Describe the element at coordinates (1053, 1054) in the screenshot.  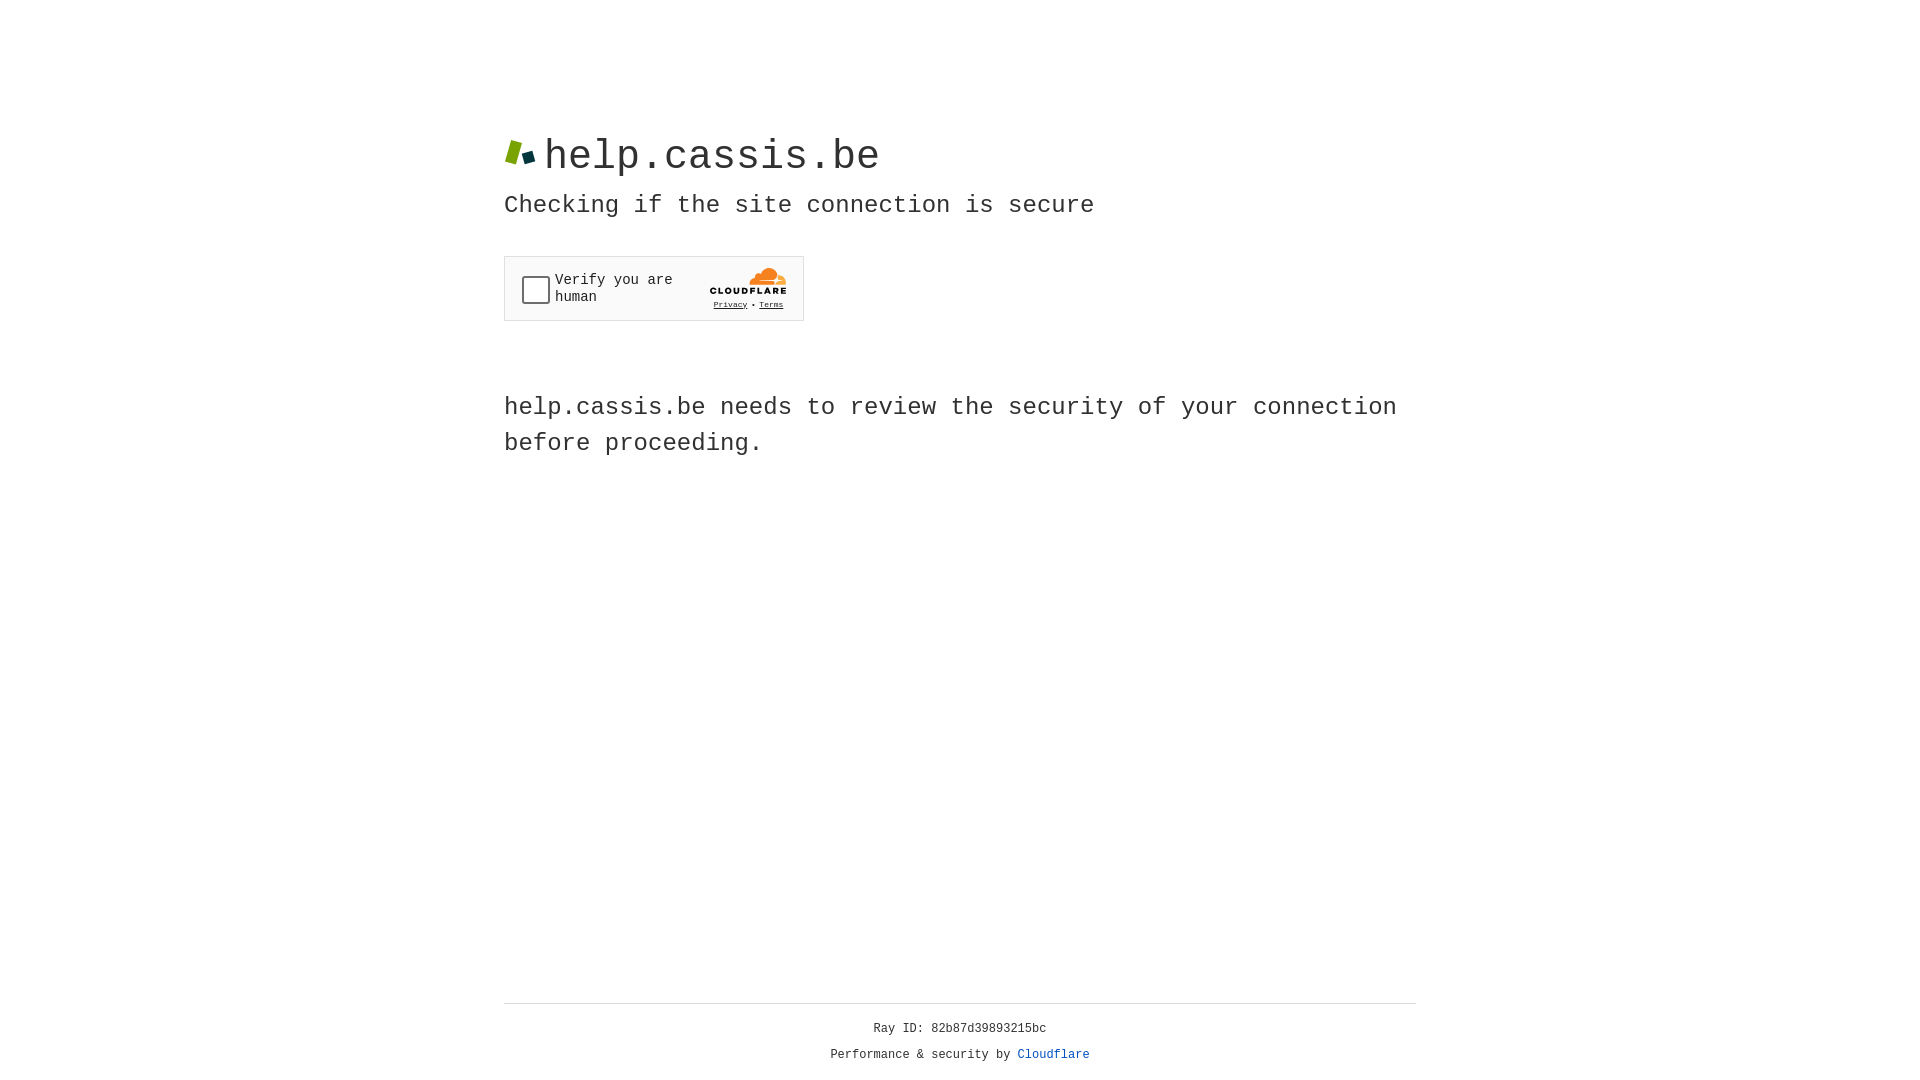
I see `'Cloudflare'` at that location.